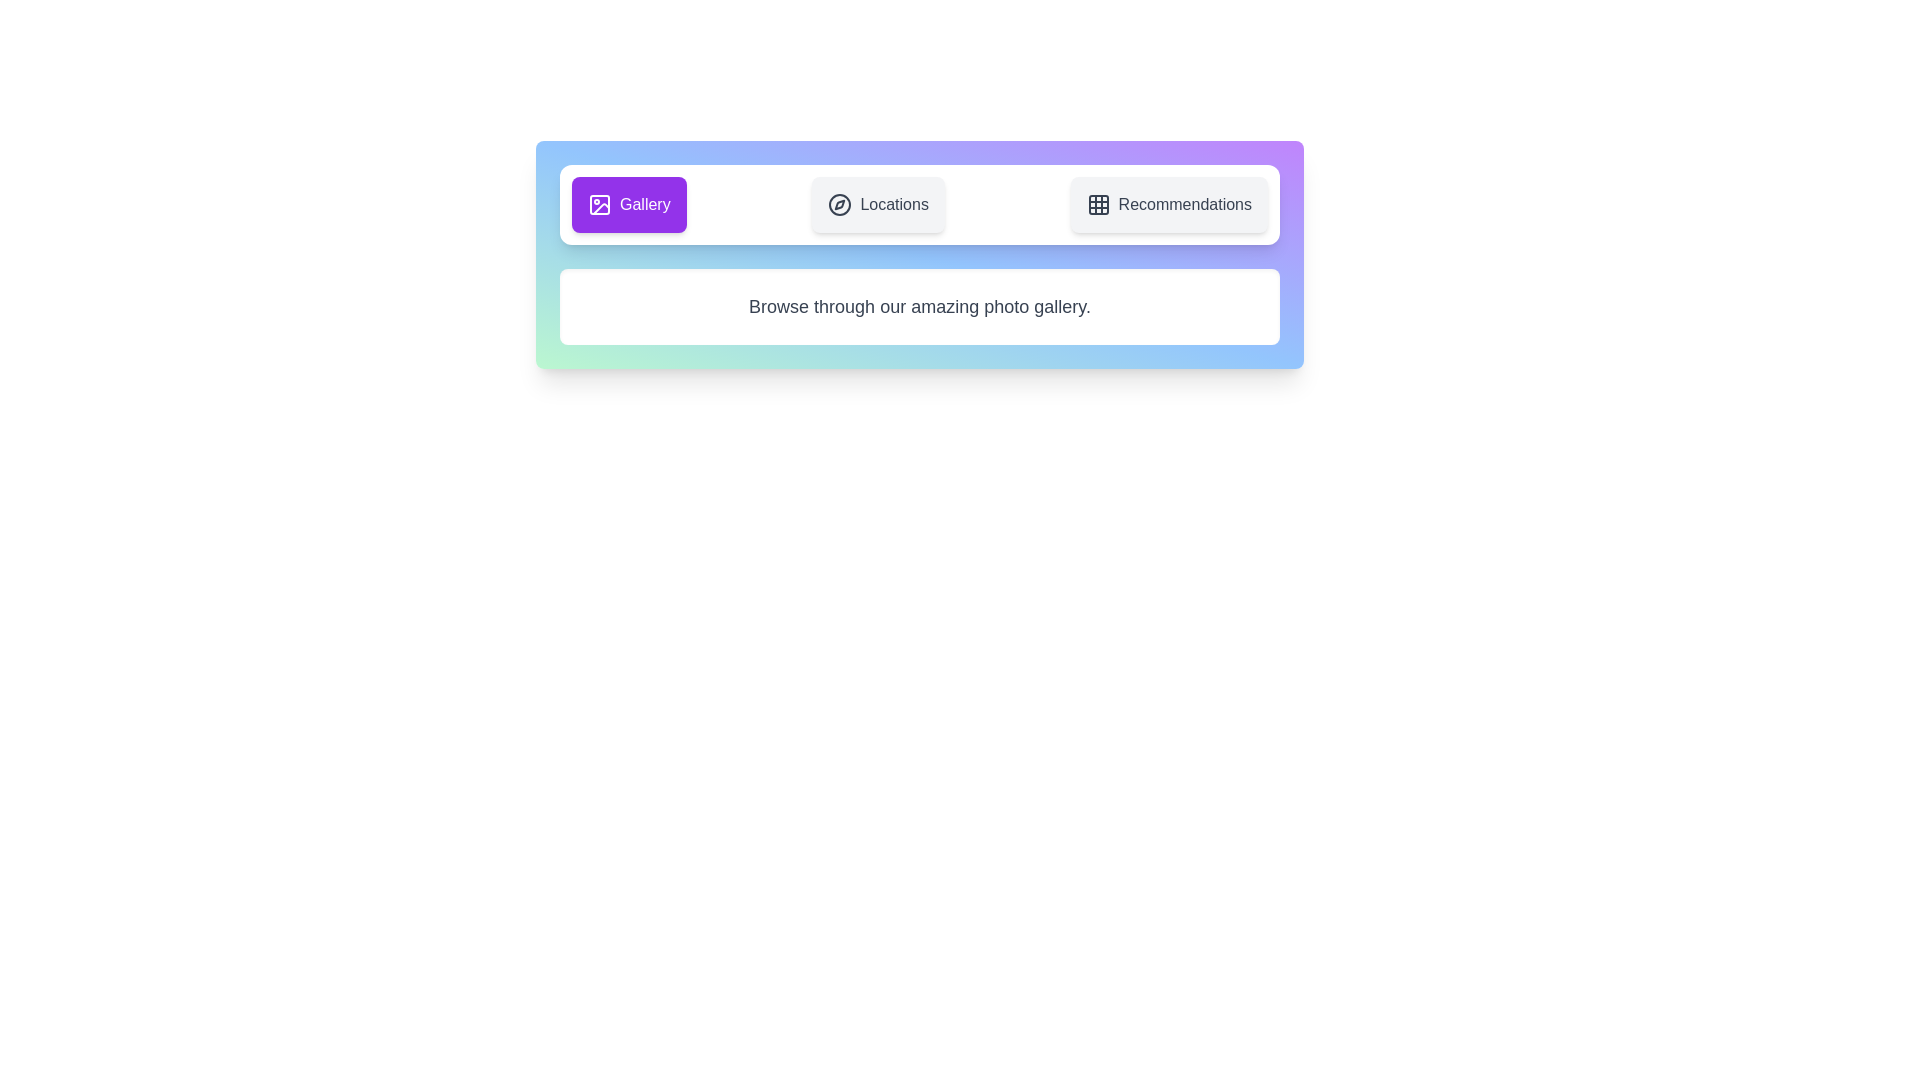 The width and height of the screenshot is (1920, 1080). Describe the element at coordinates (878, 204) in the screenshot. I see `the tab Locations by clicking on it` at that location.